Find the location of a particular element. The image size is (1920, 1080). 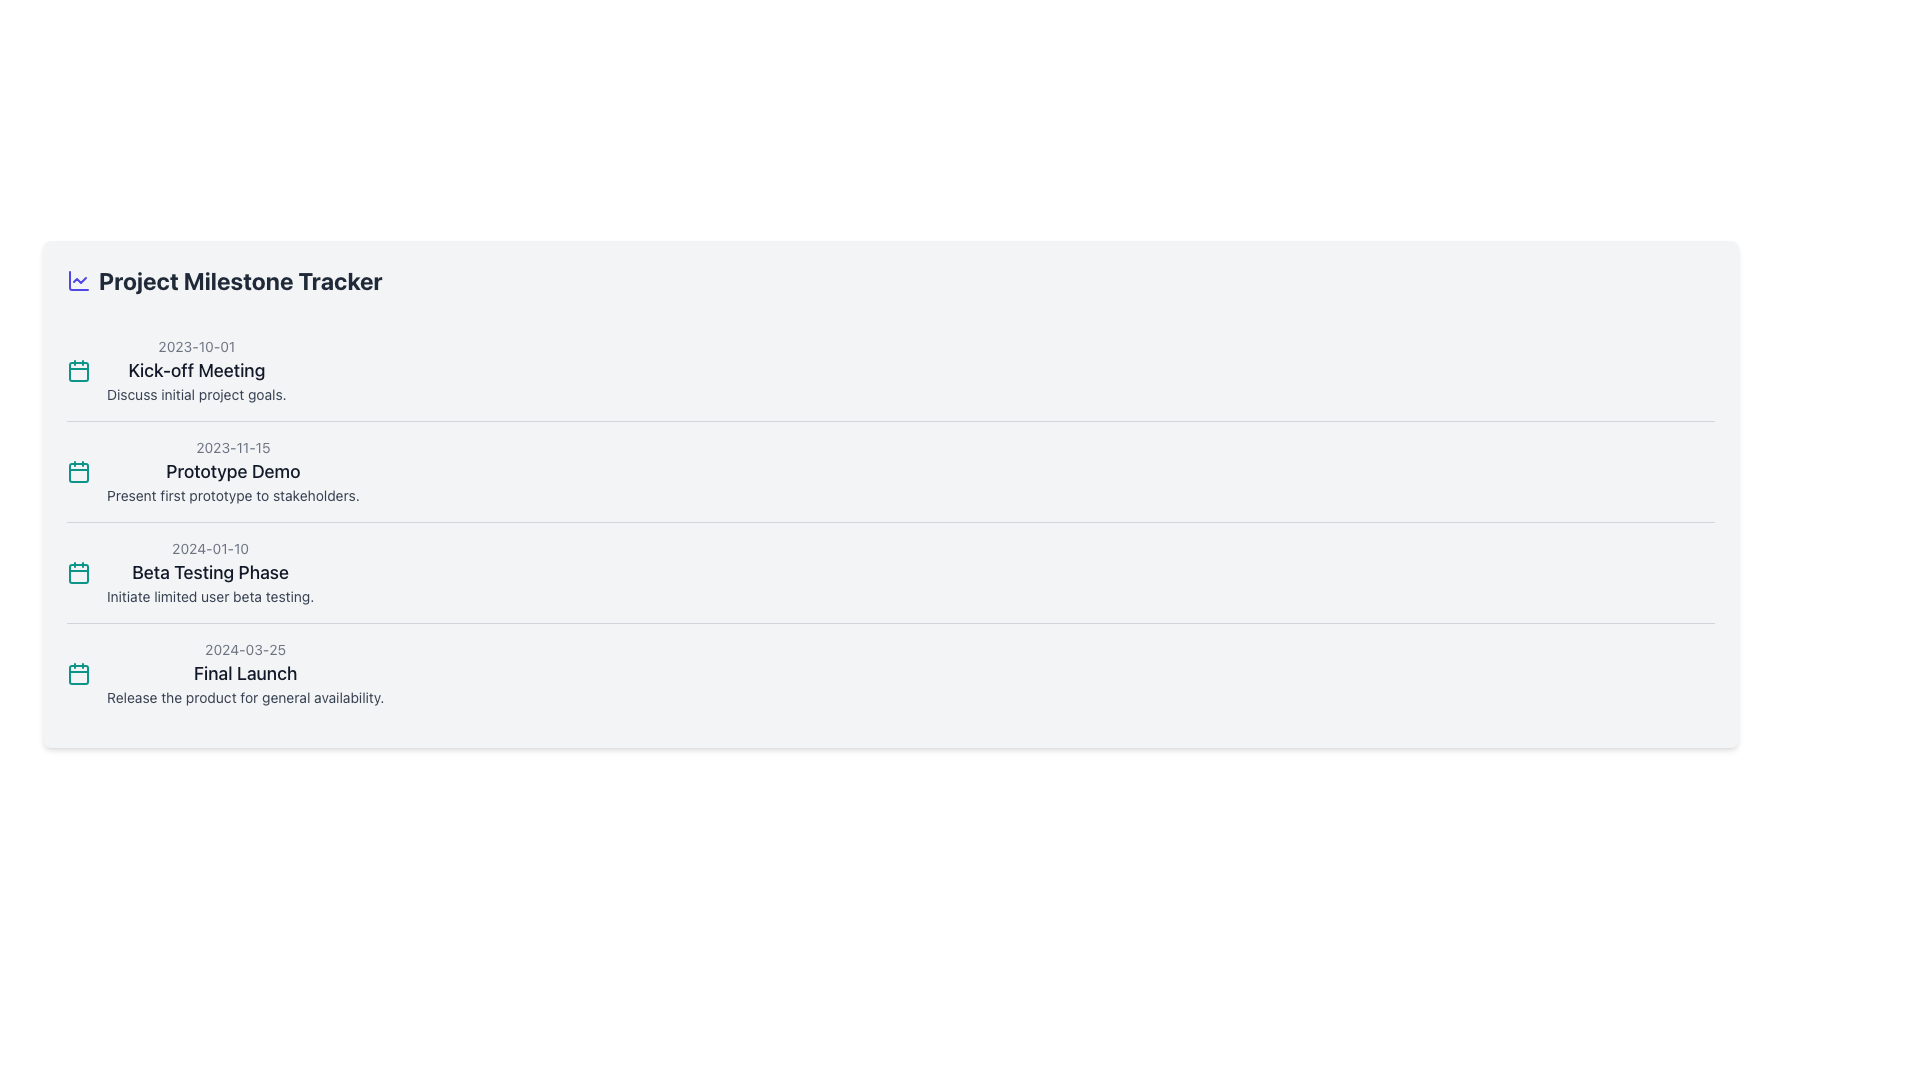

the third milestone list item that describes a specific milestone in the project timeline, positioned between 'Prototype Demo' and 'Final Launch' is located at coordinates (210, 573).